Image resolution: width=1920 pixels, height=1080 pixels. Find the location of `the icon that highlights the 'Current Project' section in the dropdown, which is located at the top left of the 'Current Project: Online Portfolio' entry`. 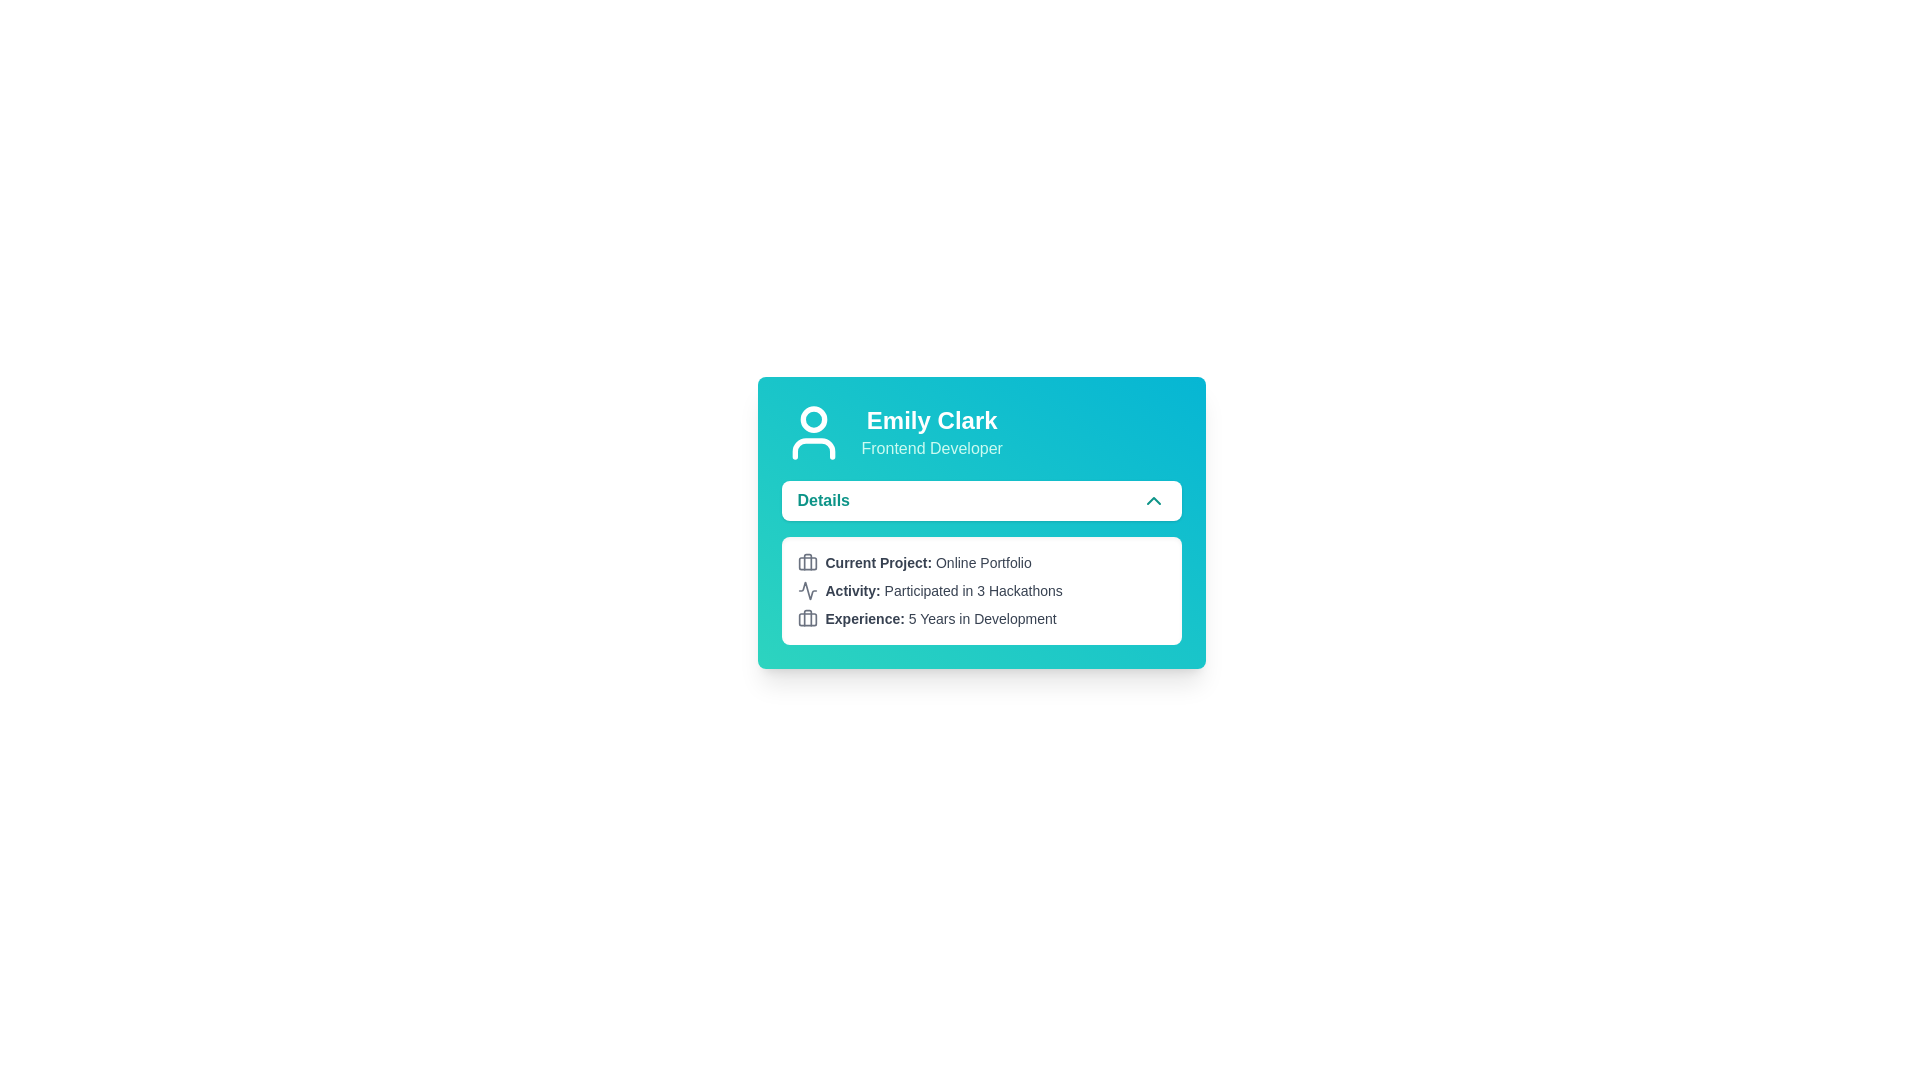

the icon that highlights the 'Current Project' section in the dropdown, which is located at the top left of the 'Current Project: Online Portfolio' entry is located at coordinates (807, 563).